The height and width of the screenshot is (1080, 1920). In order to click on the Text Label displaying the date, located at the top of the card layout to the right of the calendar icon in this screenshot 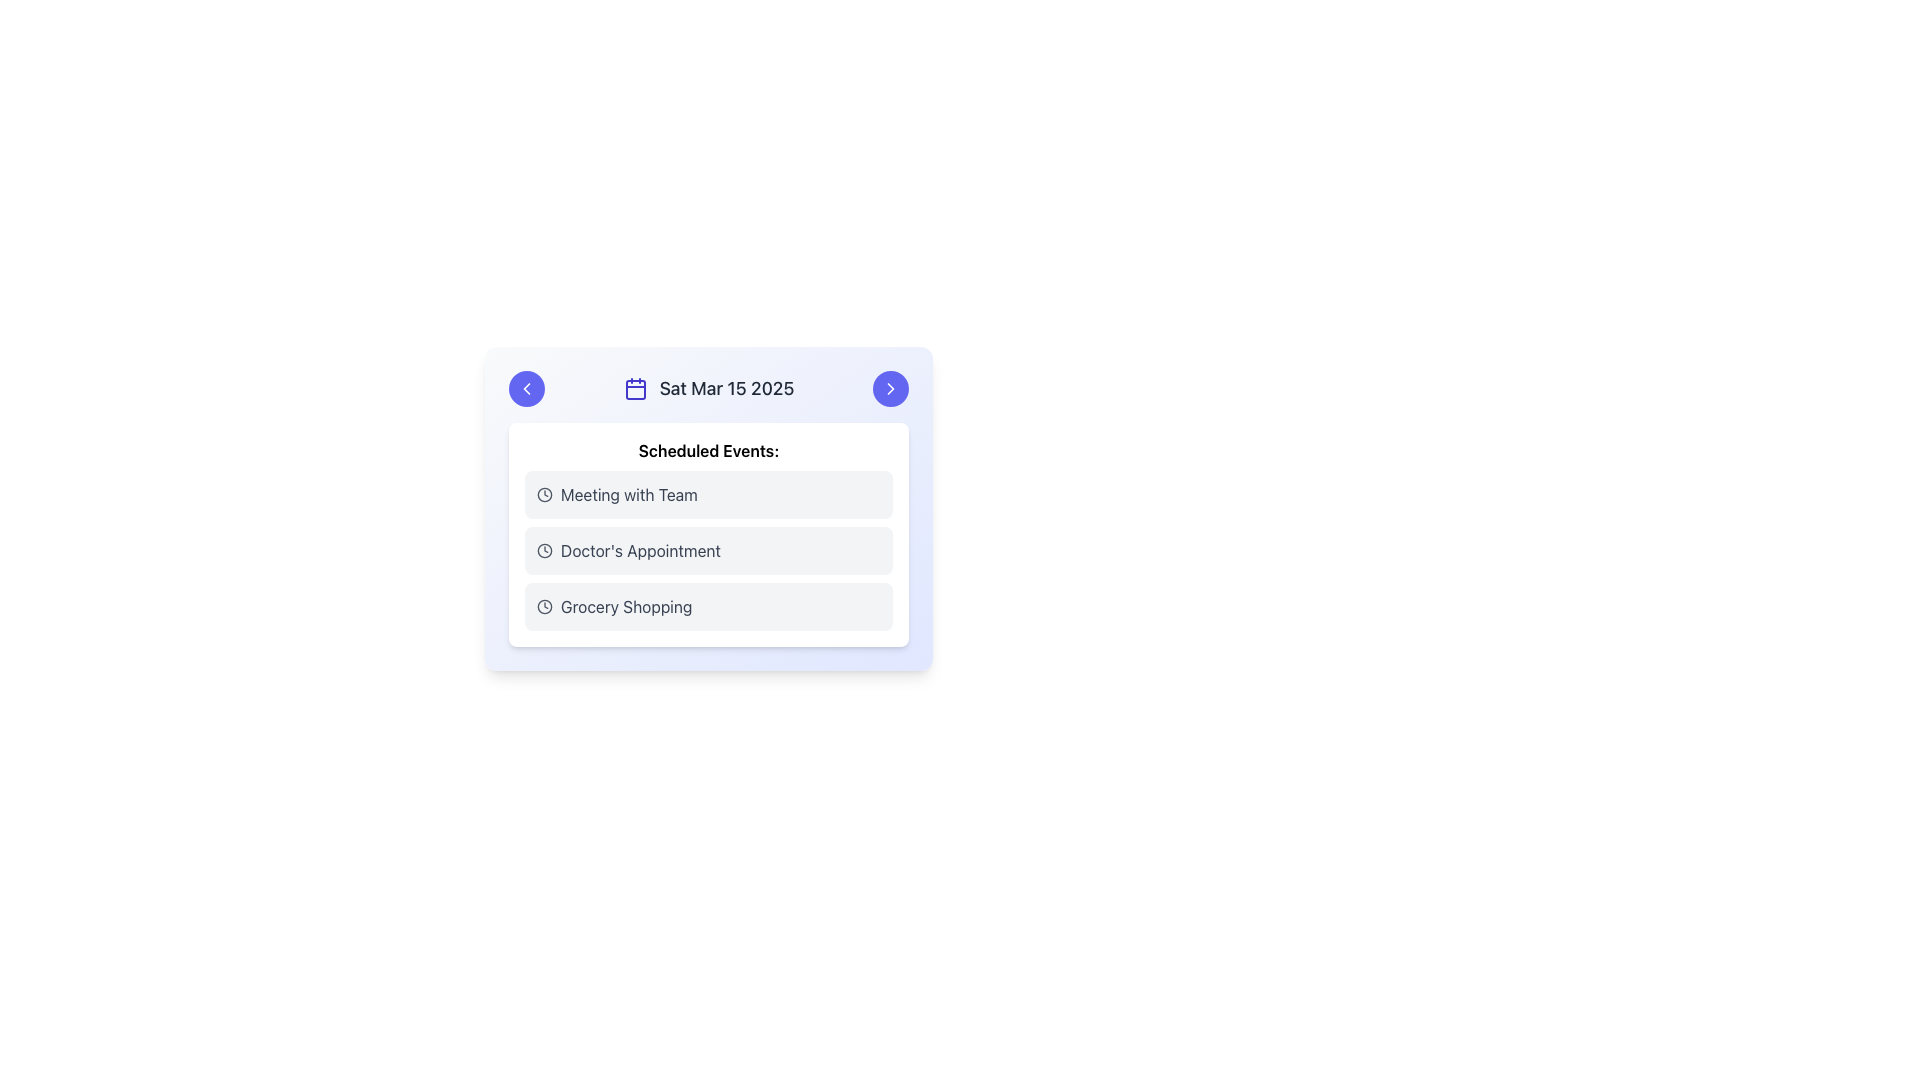, I will do `click(725, 389)`.